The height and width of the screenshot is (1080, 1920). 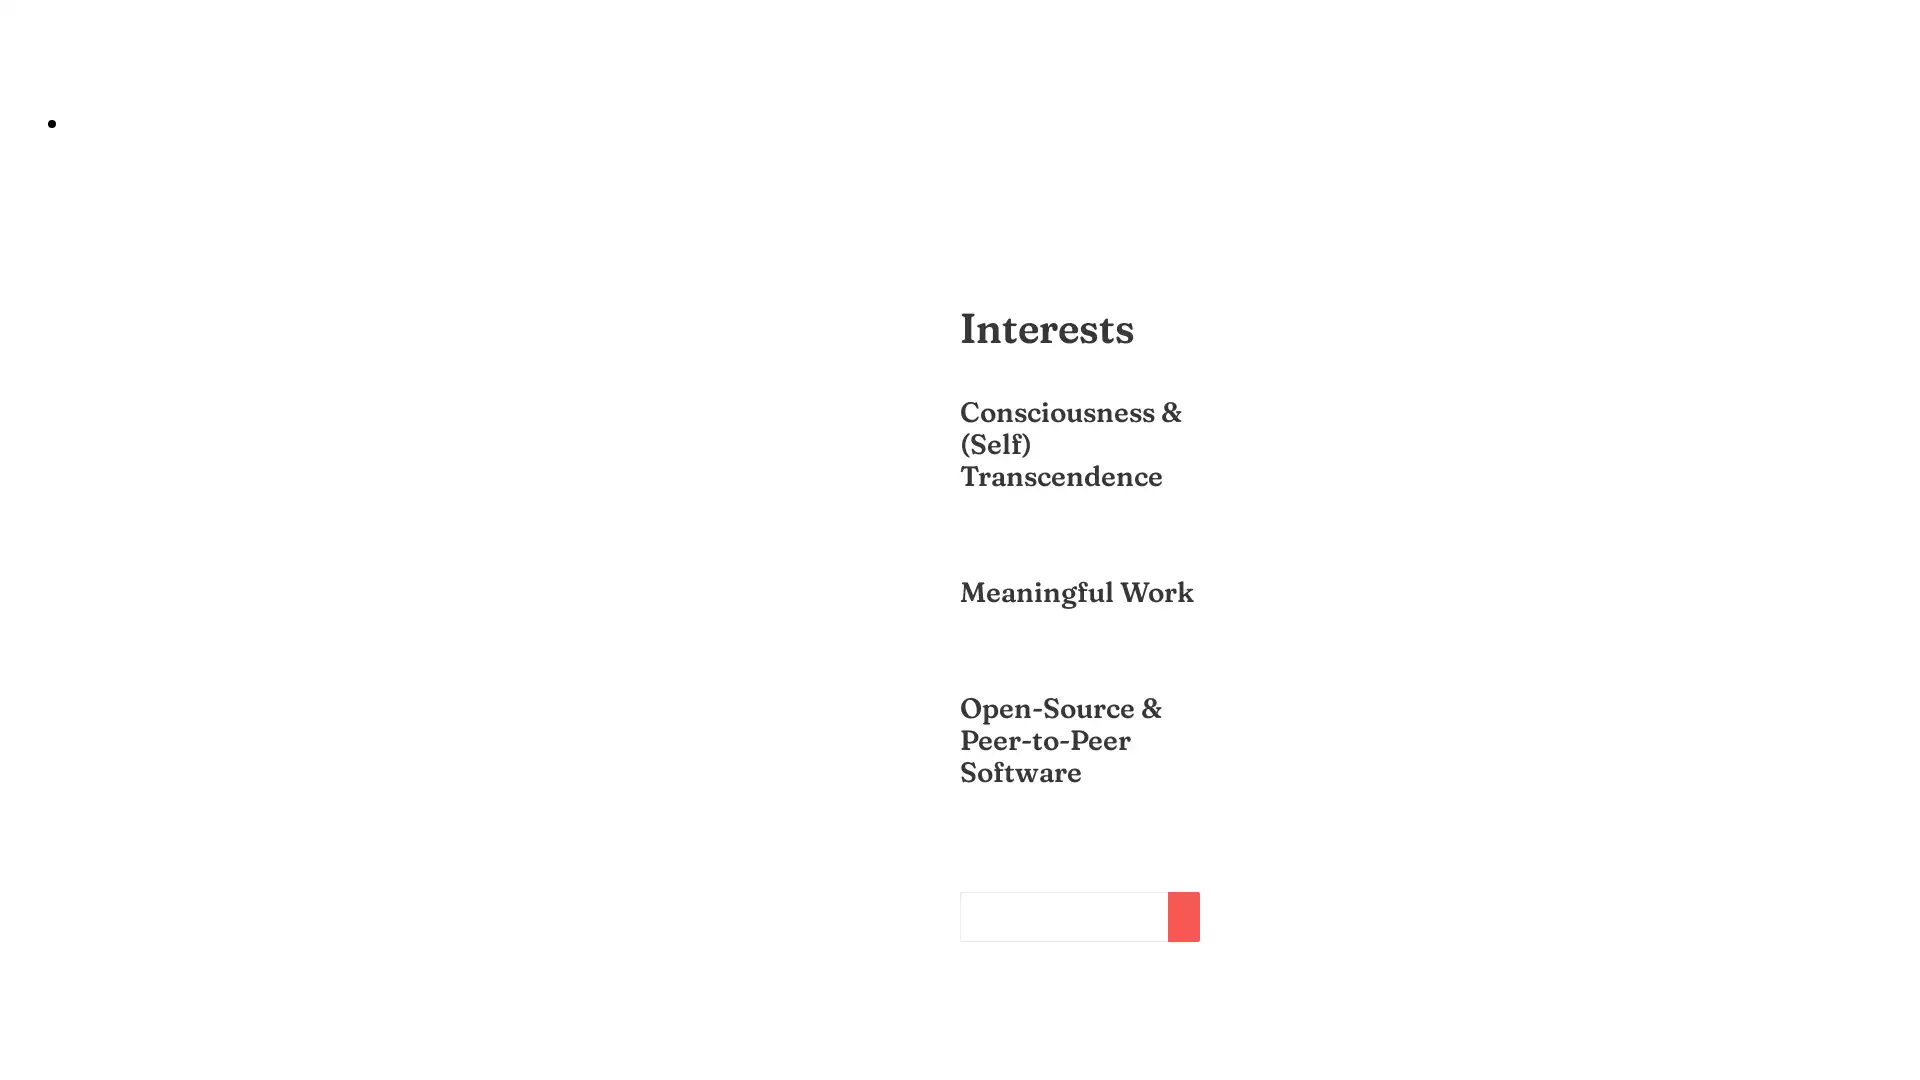 I want to click on Subscribe, so click(x=1184, y=917).